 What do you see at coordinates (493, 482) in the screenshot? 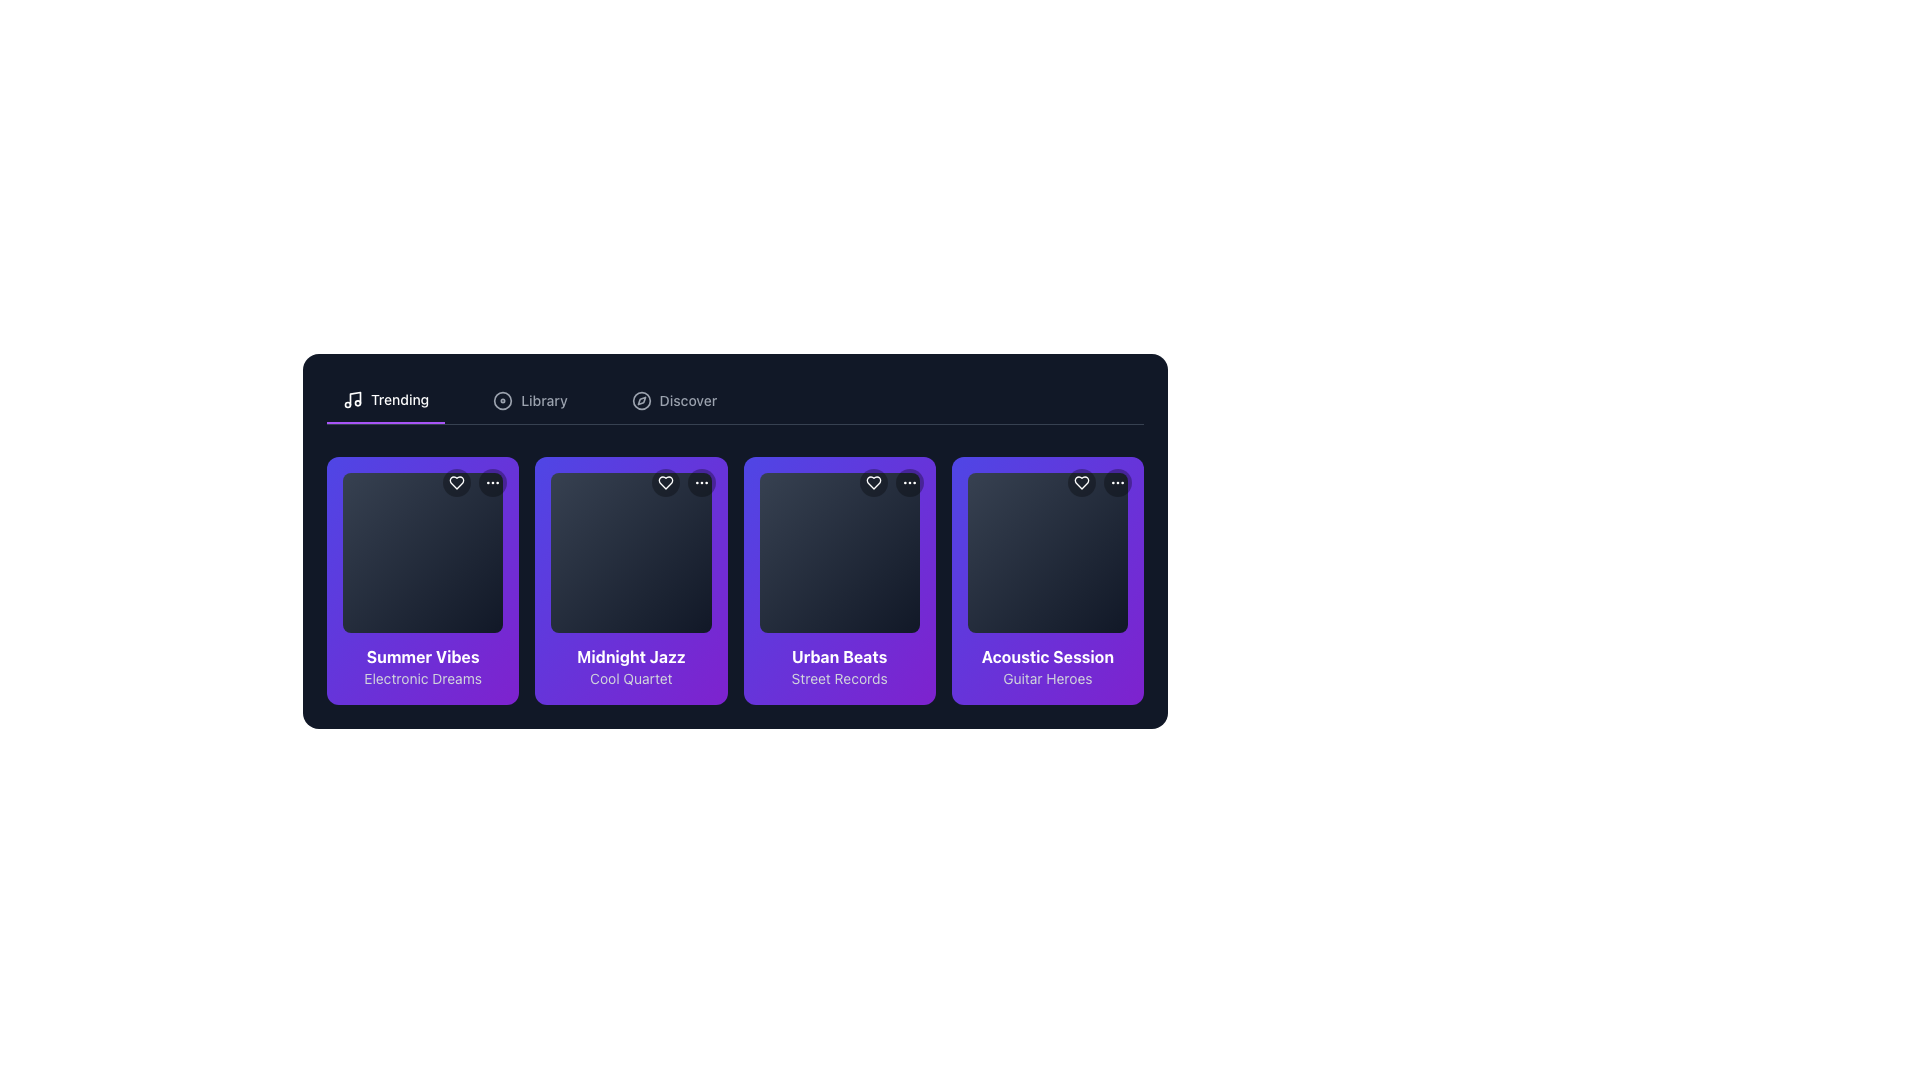
I see `the 'more options' button located at the top-right area of the first card in the 'Trending' section` at bounding box center [493, 482].